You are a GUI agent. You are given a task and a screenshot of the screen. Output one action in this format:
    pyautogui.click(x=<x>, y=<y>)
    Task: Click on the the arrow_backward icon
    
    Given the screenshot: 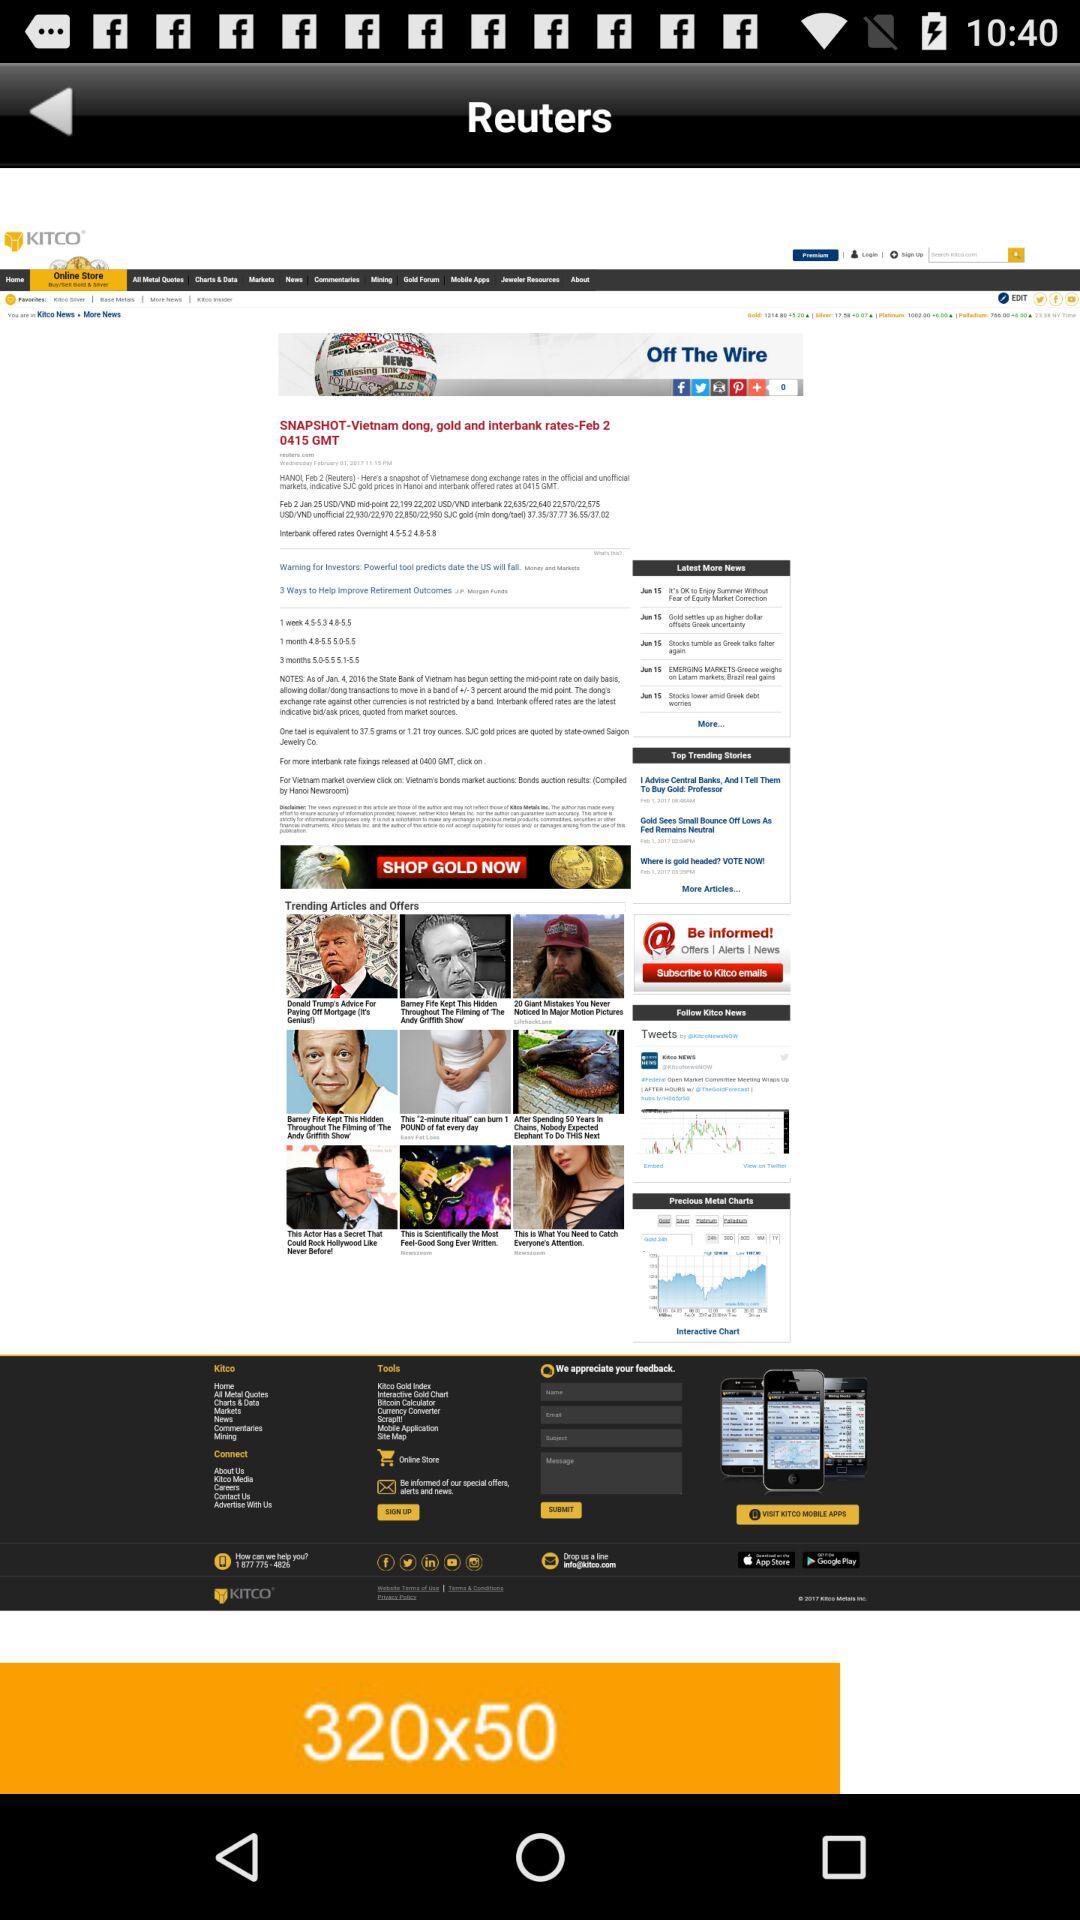 What is the action you would take?
    pyautogui.click(x=50, y=122)
    